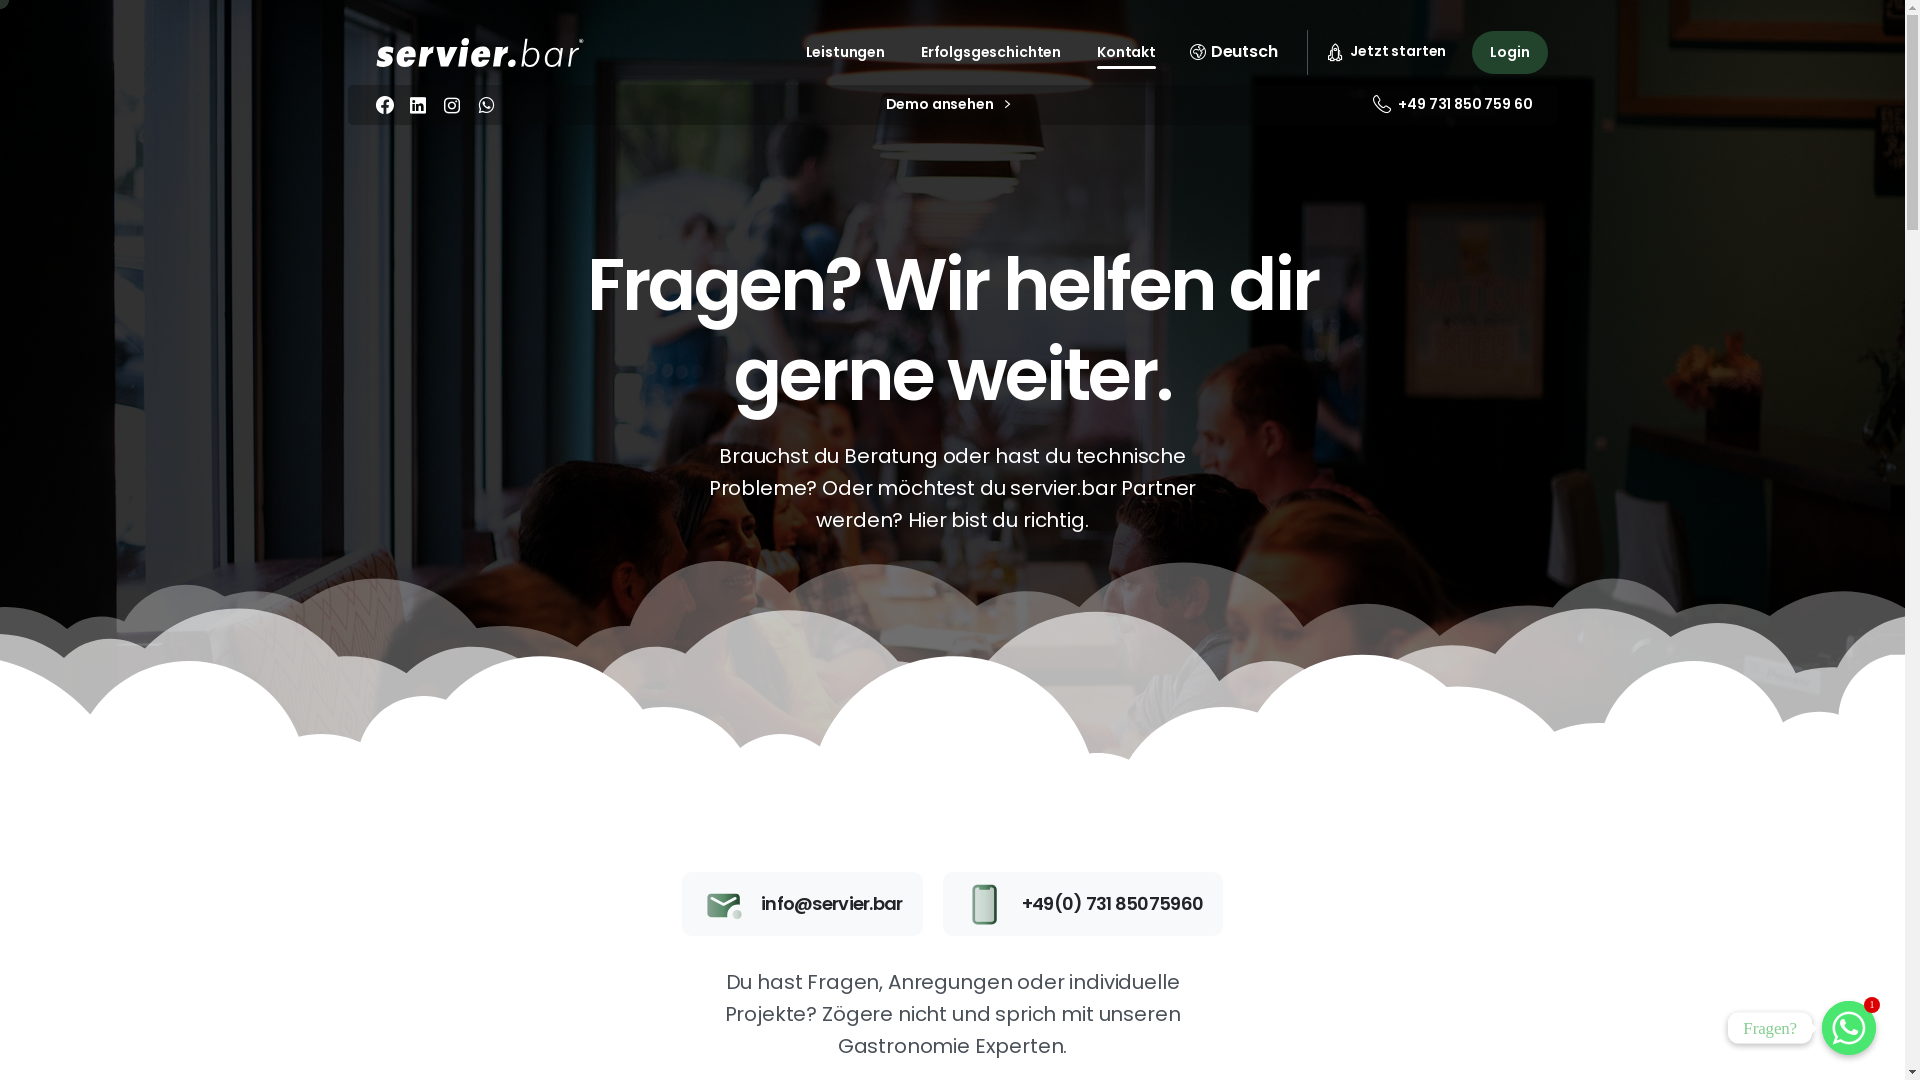 The width and height of the screenshot is (1920, 1080). Describe the element at coordinates (1509, 51) in the screenshot. I see `'Login'` at that location.